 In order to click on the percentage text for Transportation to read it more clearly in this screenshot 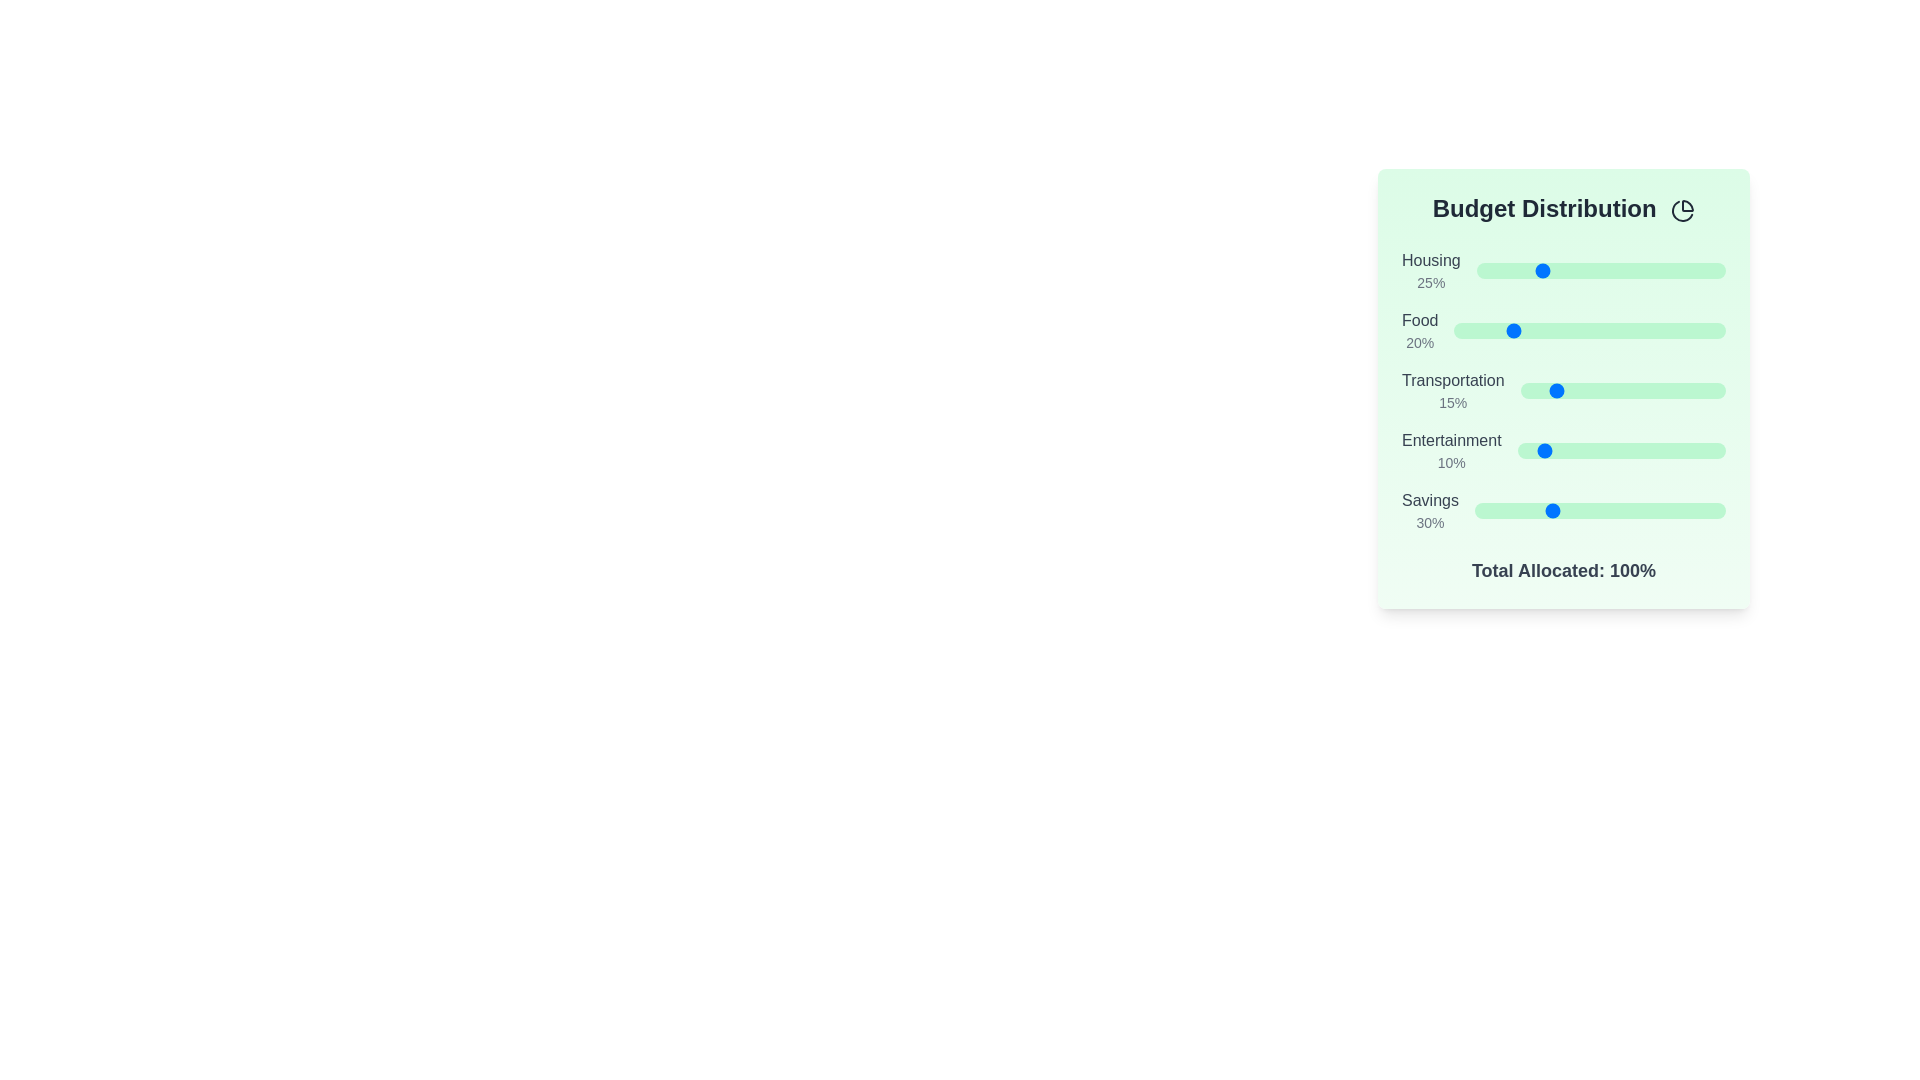, I will do `click(1453, 402)`.